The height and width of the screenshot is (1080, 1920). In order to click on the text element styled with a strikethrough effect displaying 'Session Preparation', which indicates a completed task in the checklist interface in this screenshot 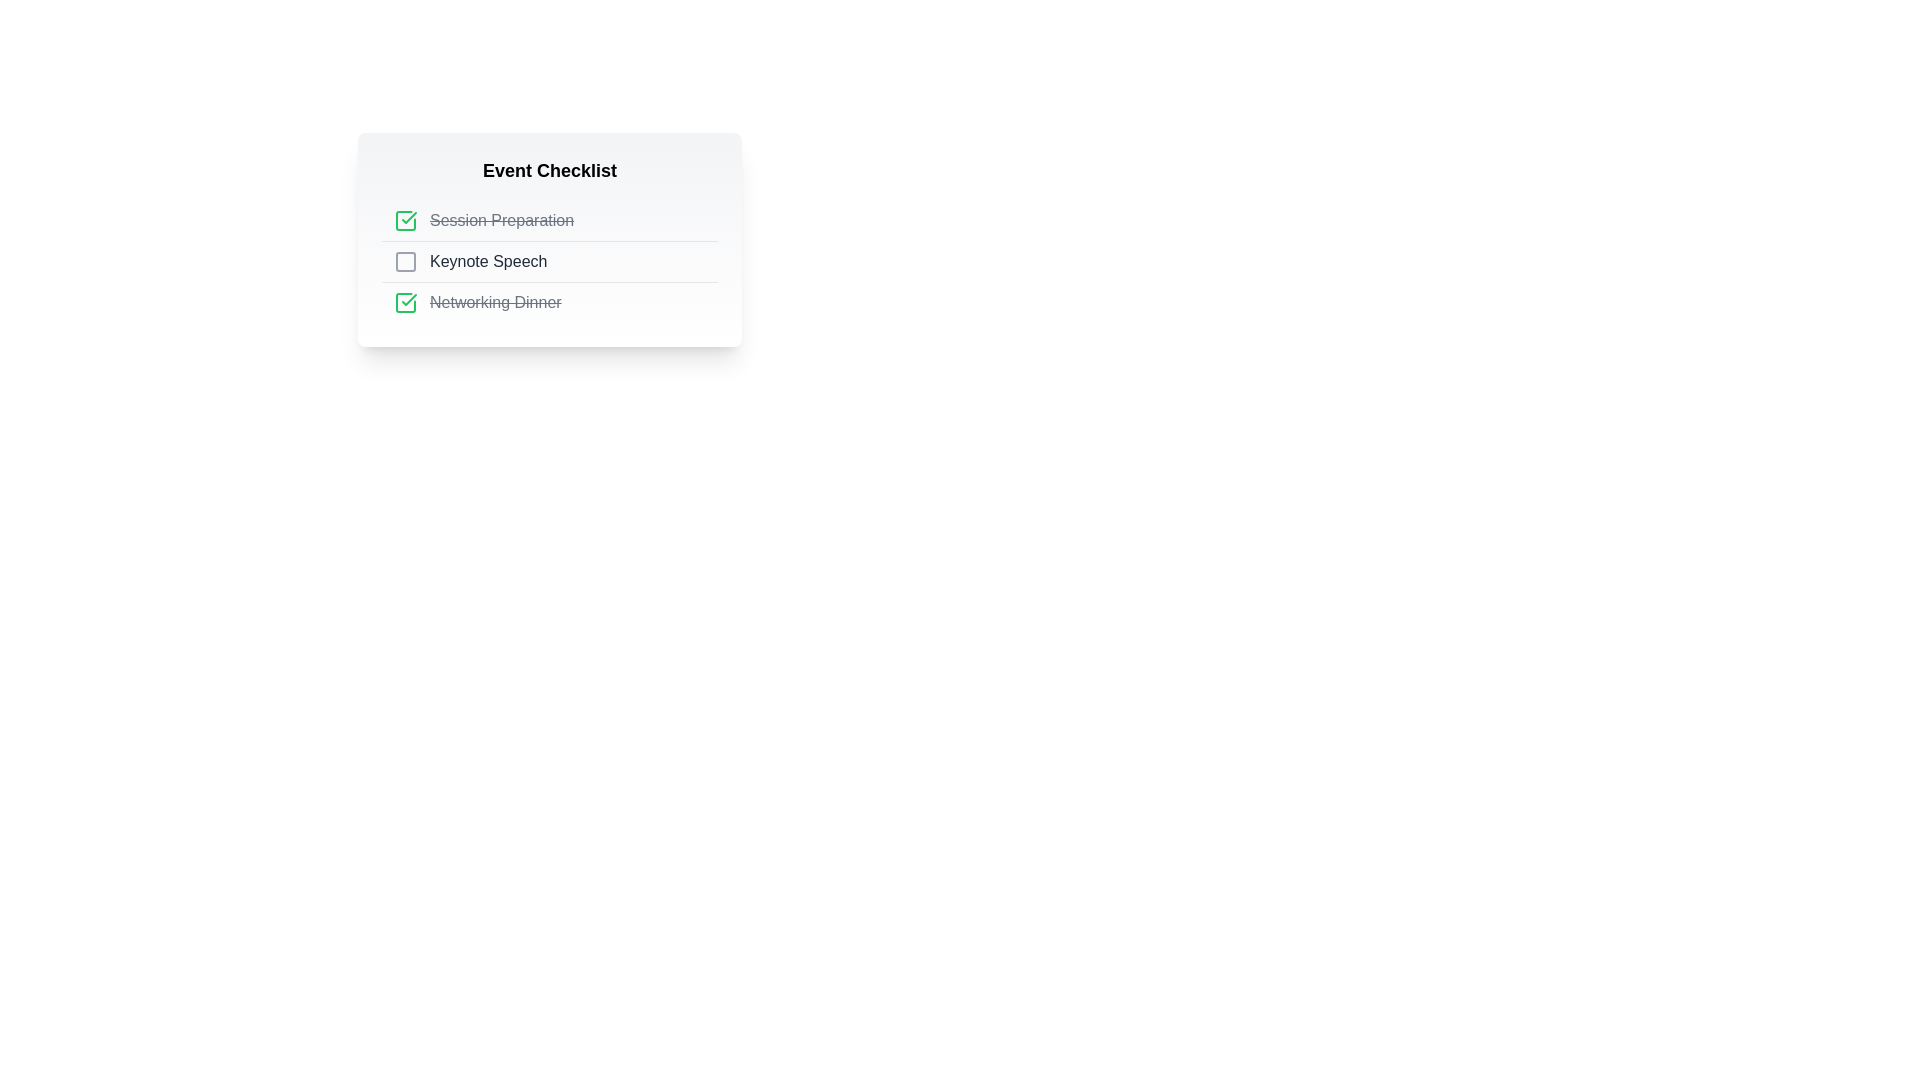, I will do `click(502, 220)`.